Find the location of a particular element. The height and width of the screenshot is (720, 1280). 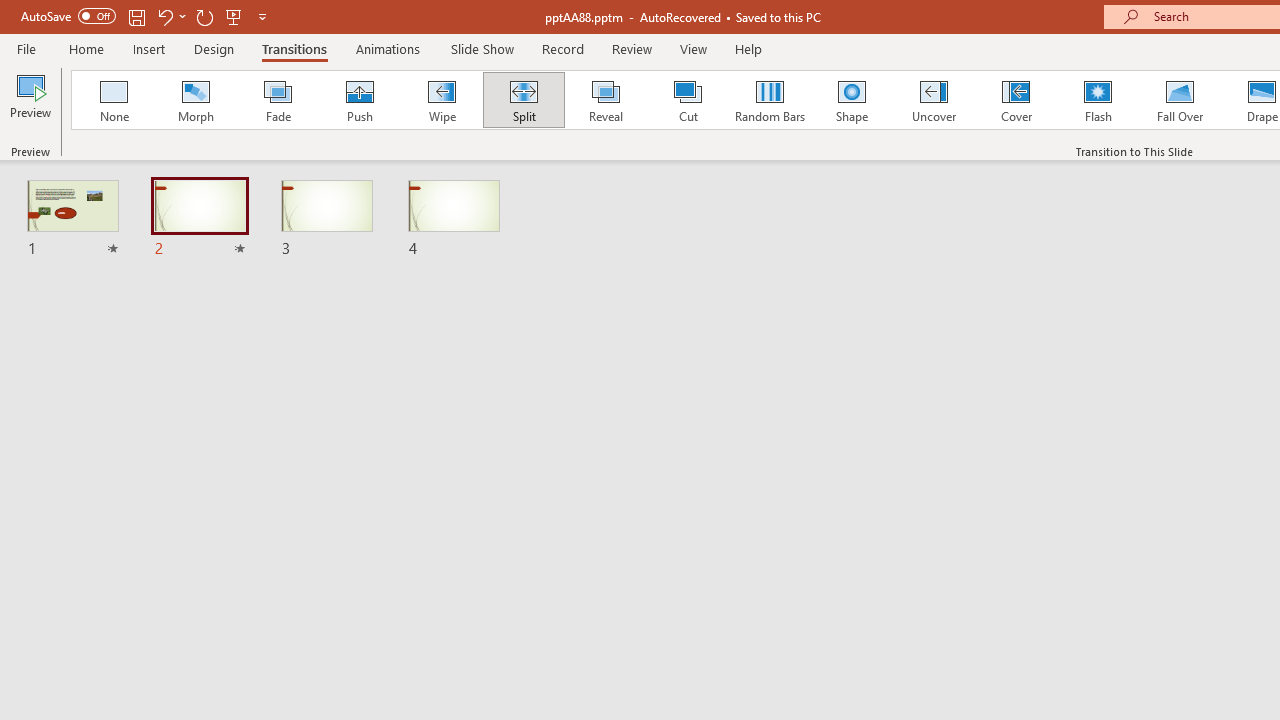

'Random Bars' is located at coordinates (769, 100).